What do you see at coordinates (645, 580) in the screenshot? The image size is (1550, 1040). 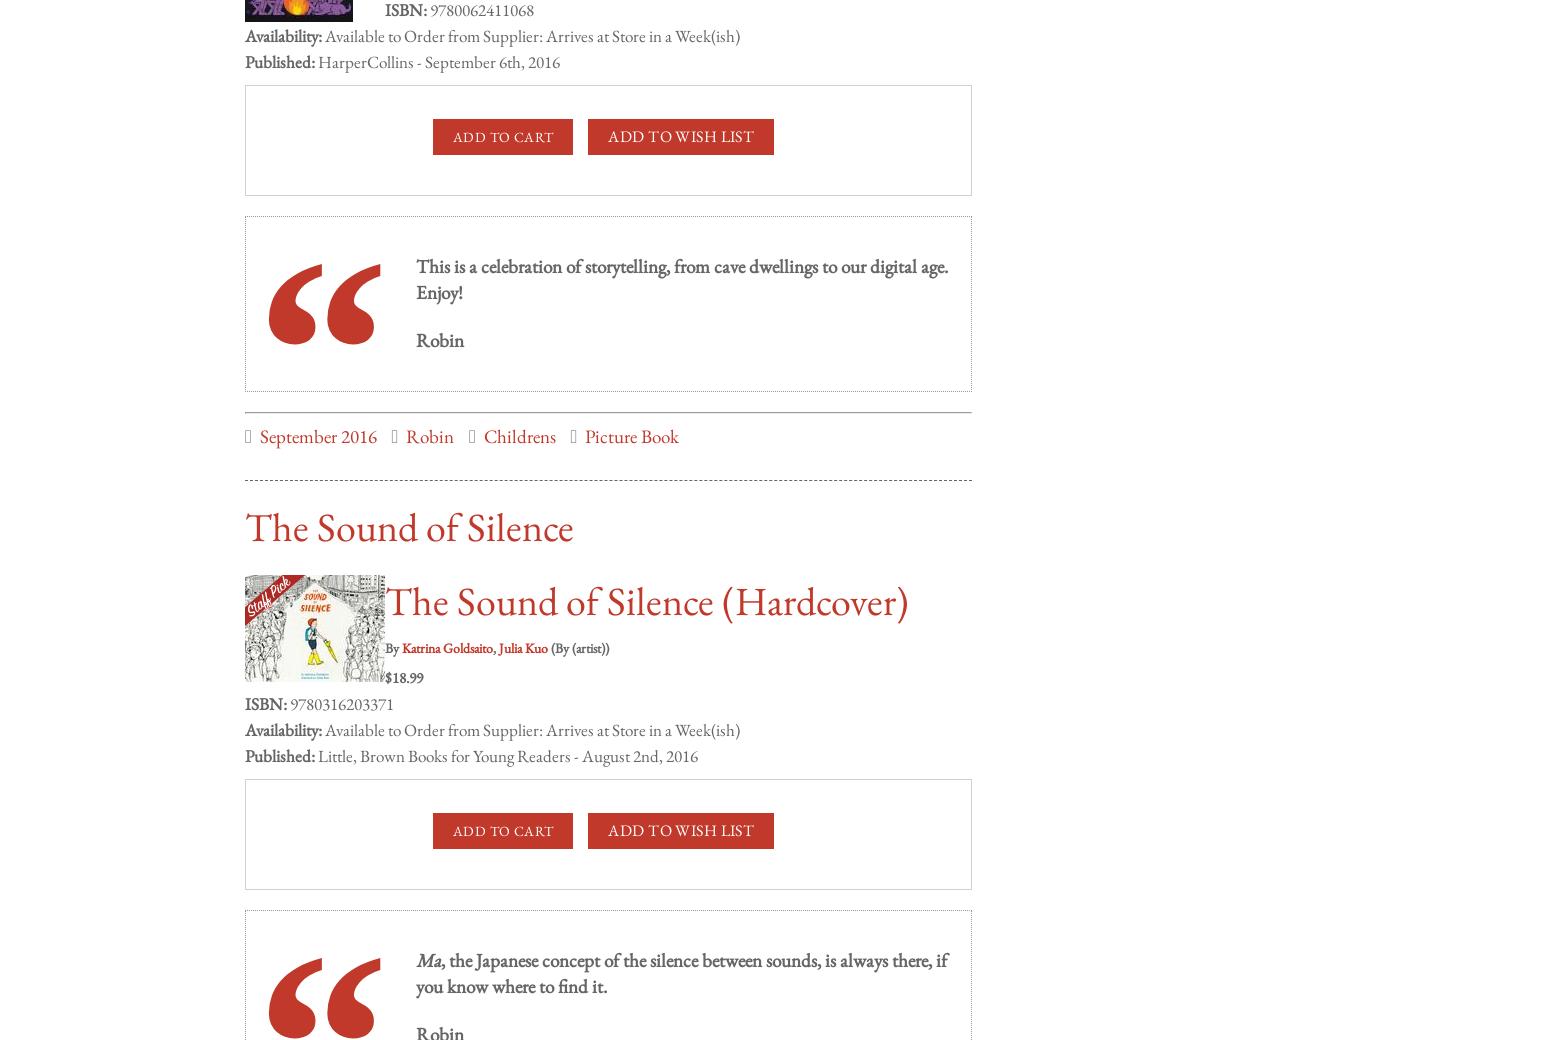 I see `'The Sound of Silence (Hardcover)'` at bounding box center [645, 580].